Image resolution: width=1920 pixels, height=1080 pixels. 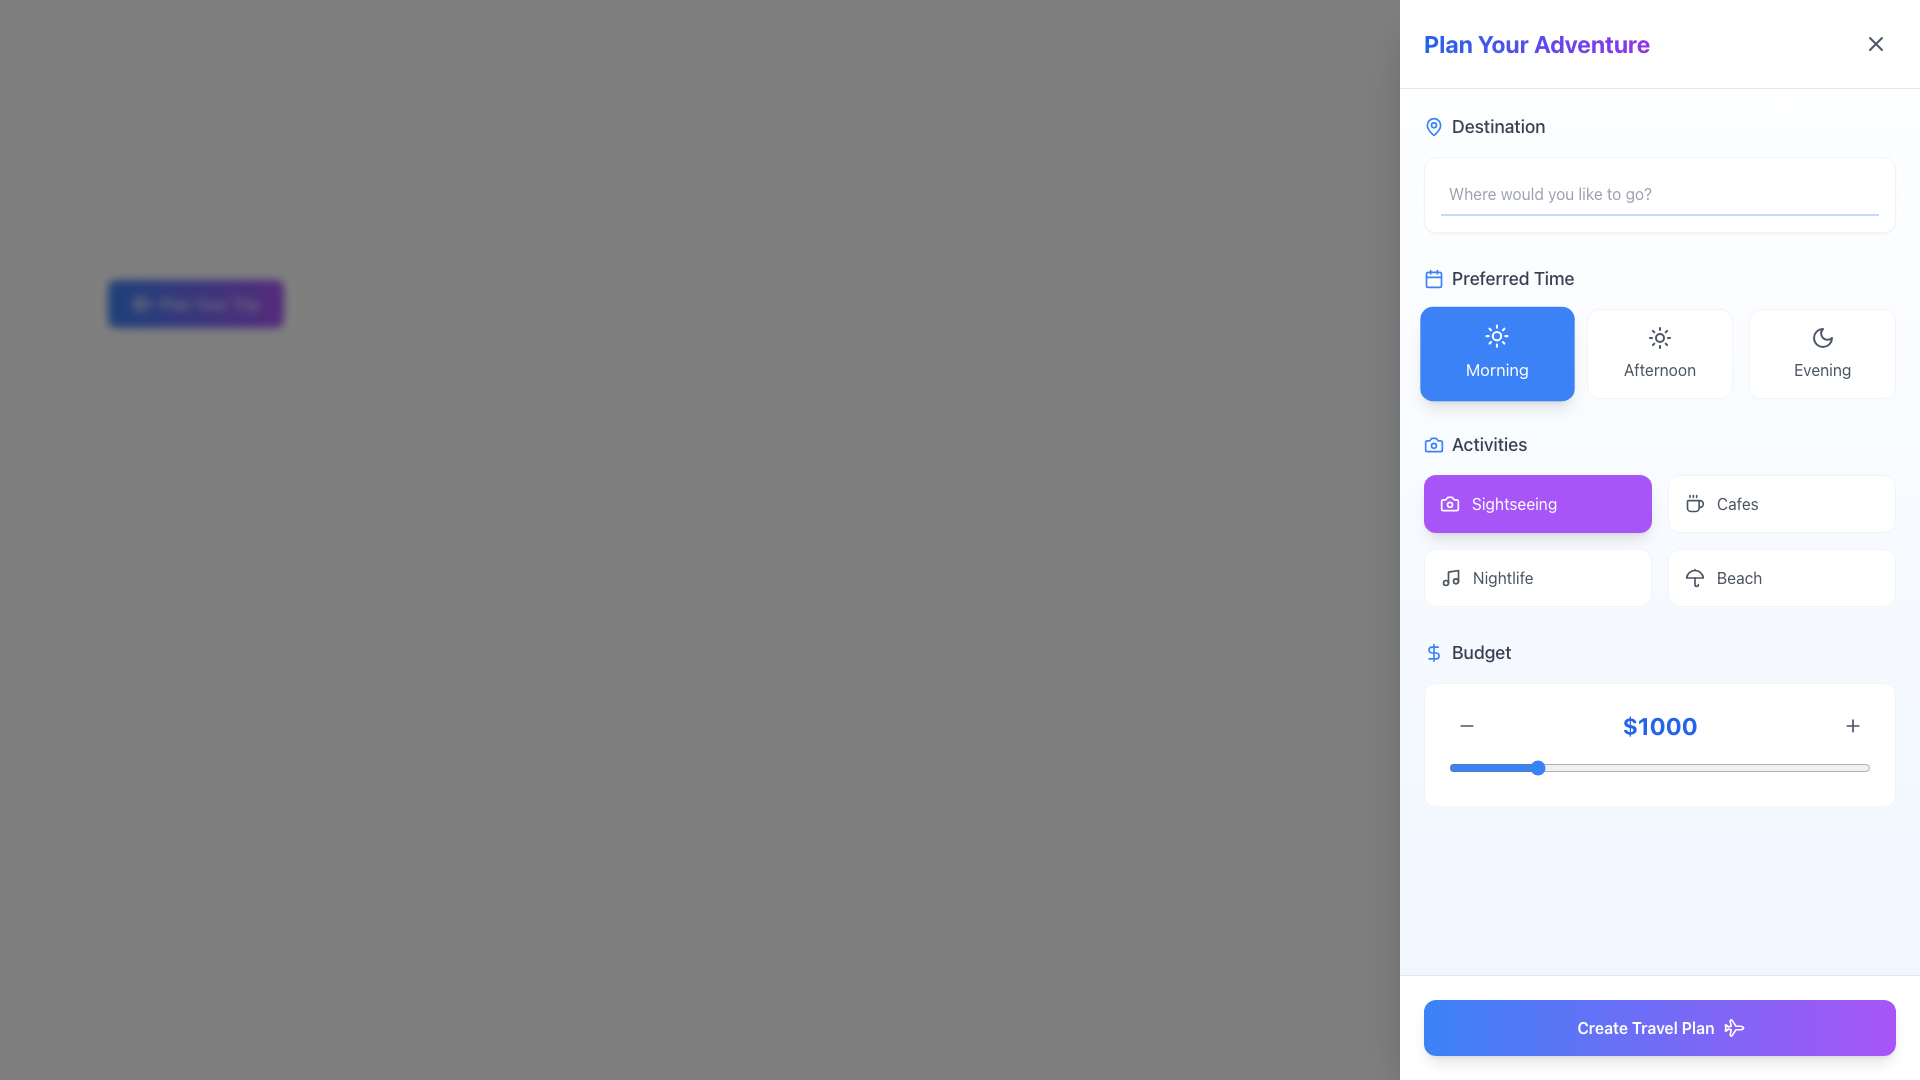 What do you see at coordinates (1738, 578) in the screenshot?
I see `the text label for the 'Beach' activity option` at bounding box center [1738, 578].